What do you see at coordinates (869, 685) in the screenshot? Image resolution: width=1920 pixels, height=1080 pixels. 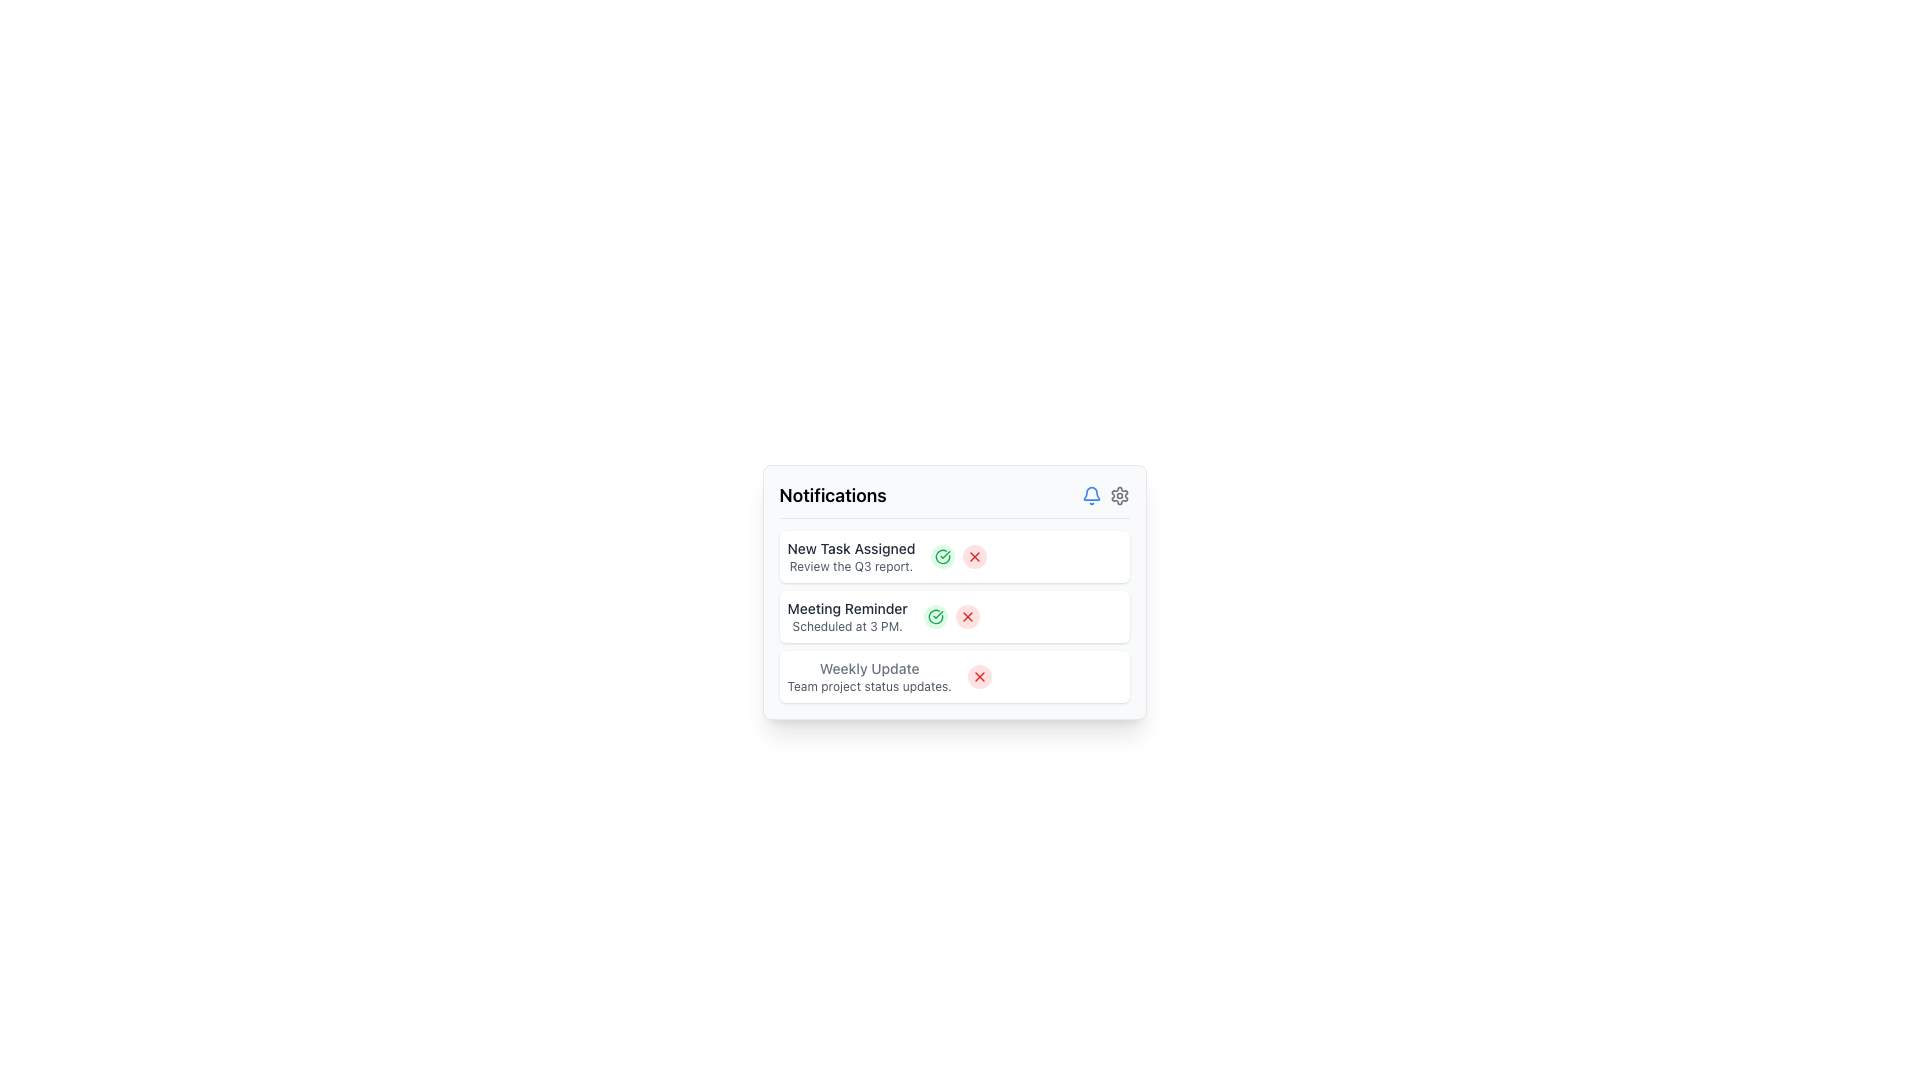 I see `the second text label in the notification section that provides descriptive information regarding team project updates, positioned below the 'Weekly Update' label` at bounding box center [869, 685].